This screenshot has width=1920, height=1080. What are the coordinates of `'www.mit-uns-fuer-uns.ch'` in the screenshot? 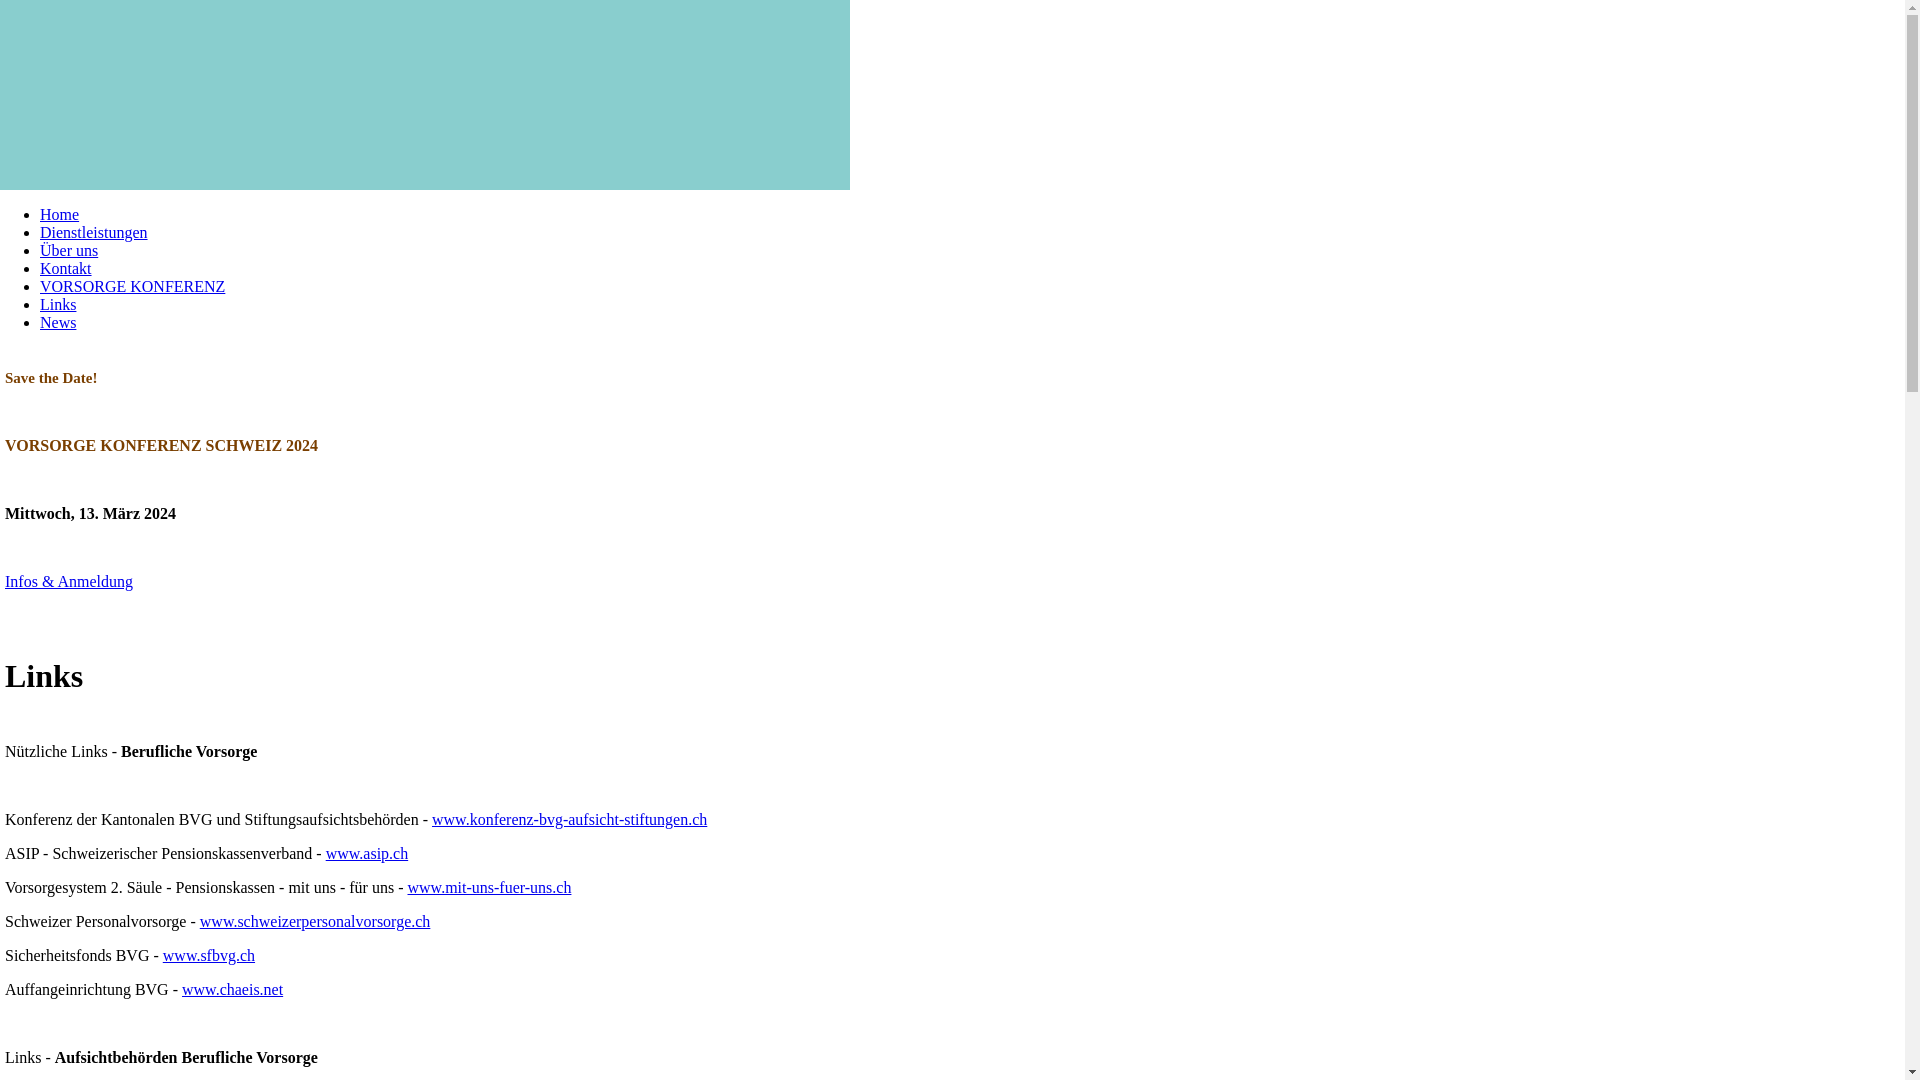 It's located at (489, 886).